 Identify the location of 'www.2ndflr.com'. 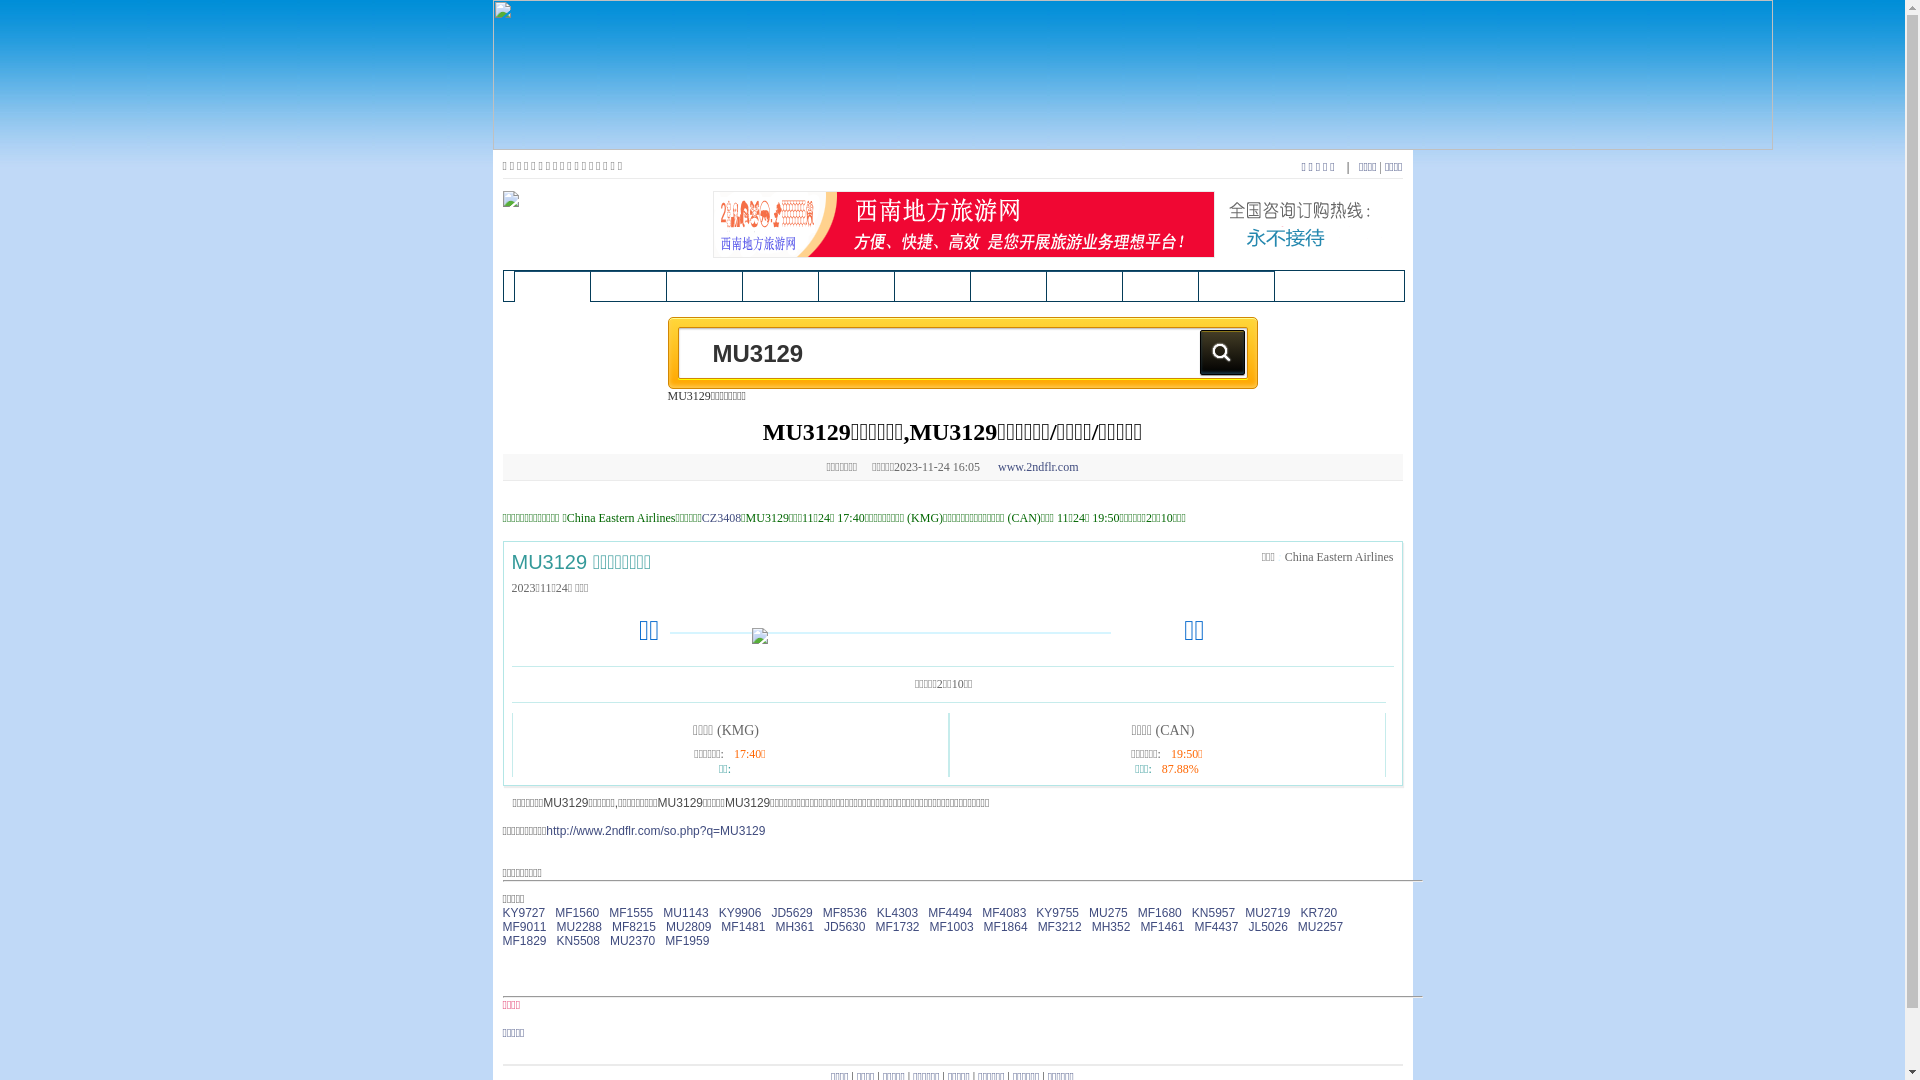
(1038, 466).